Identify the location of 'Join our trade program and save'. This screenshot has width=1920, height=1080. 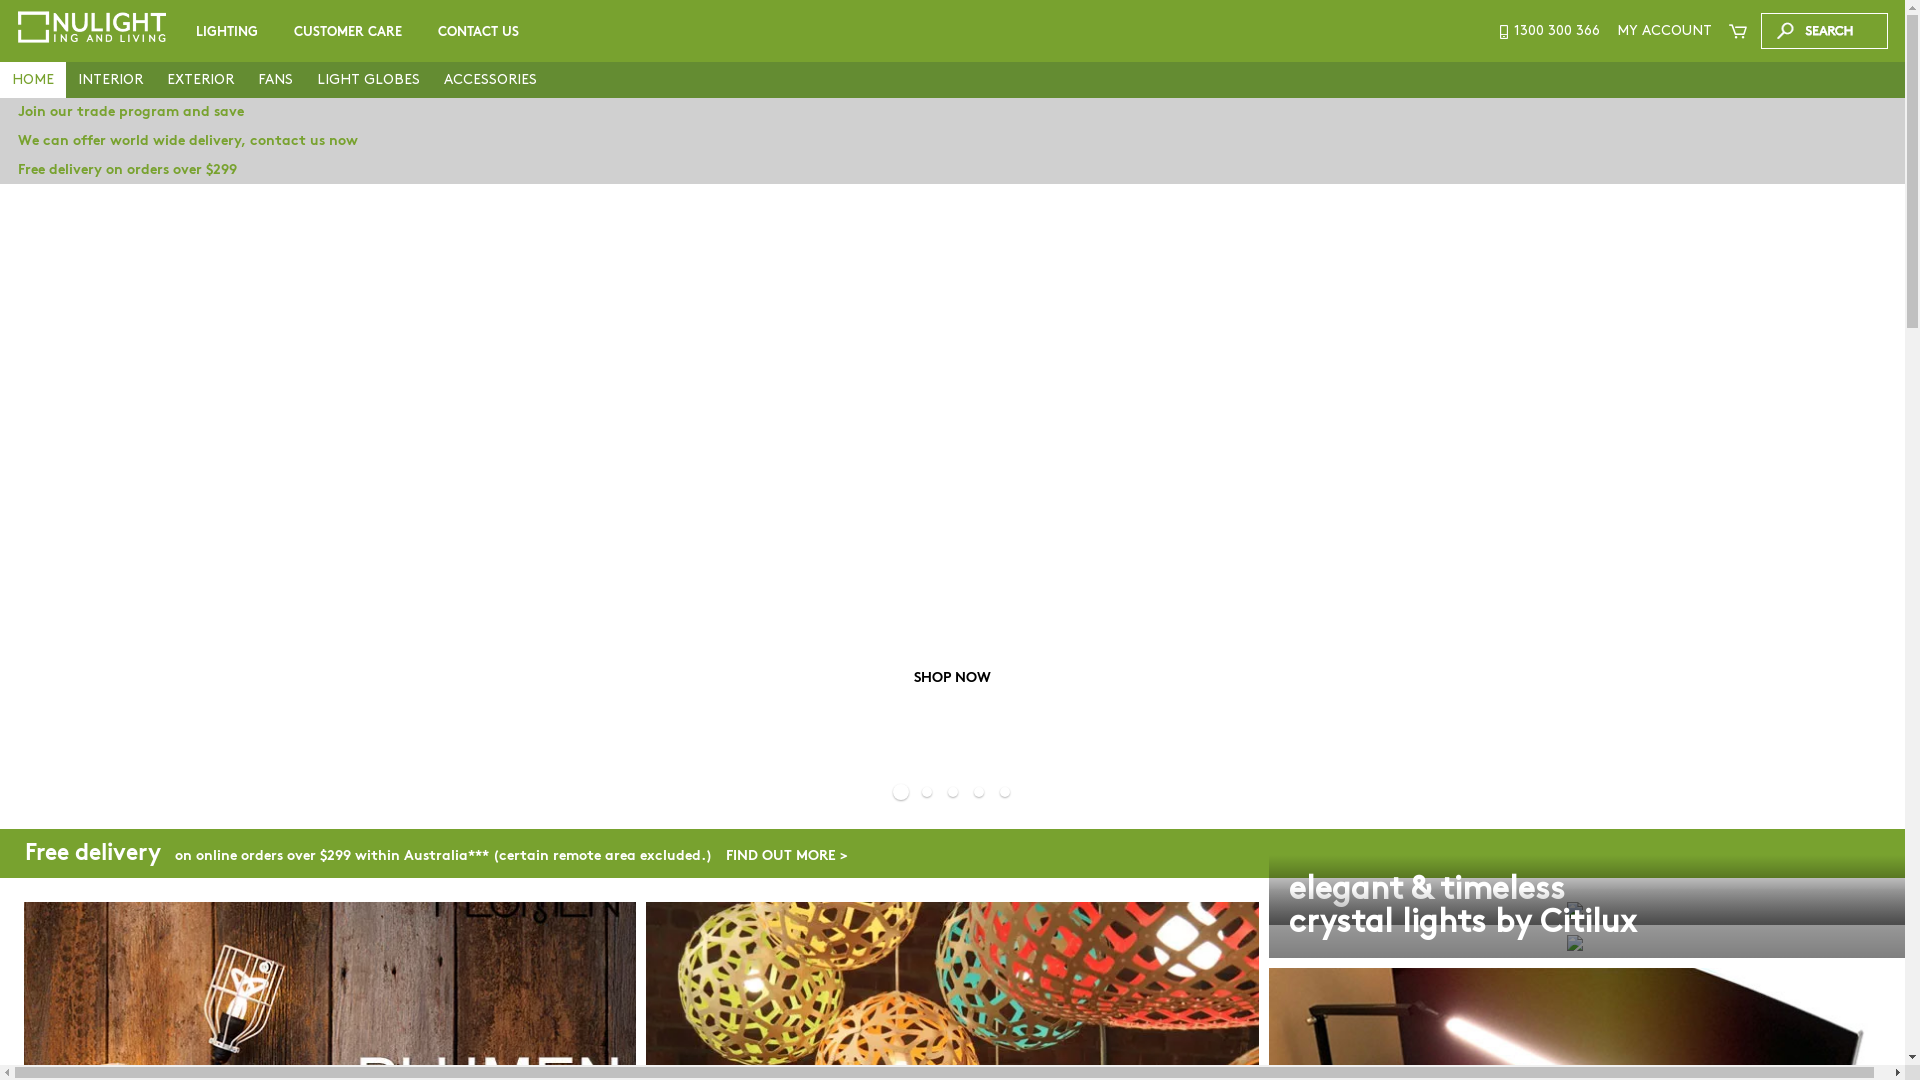
(0, 112).